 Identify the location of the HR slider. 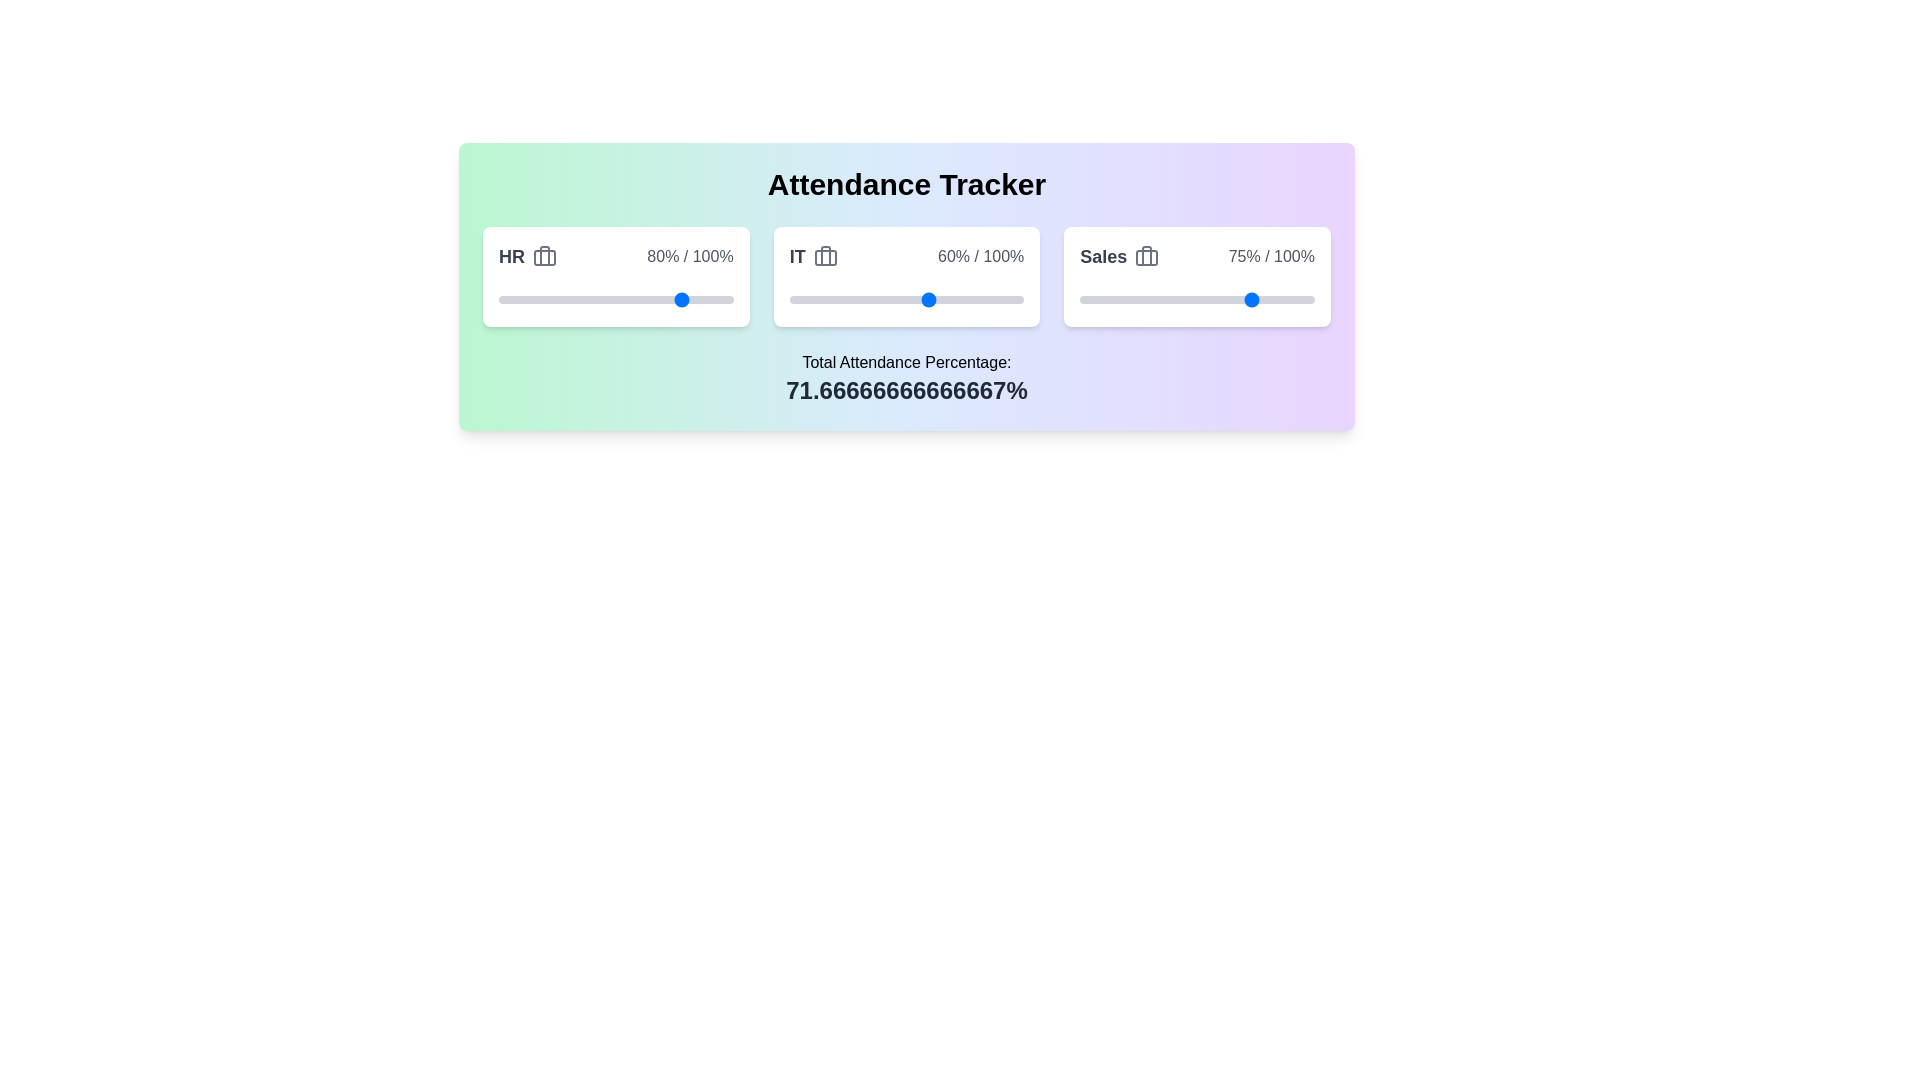
(705, 300).